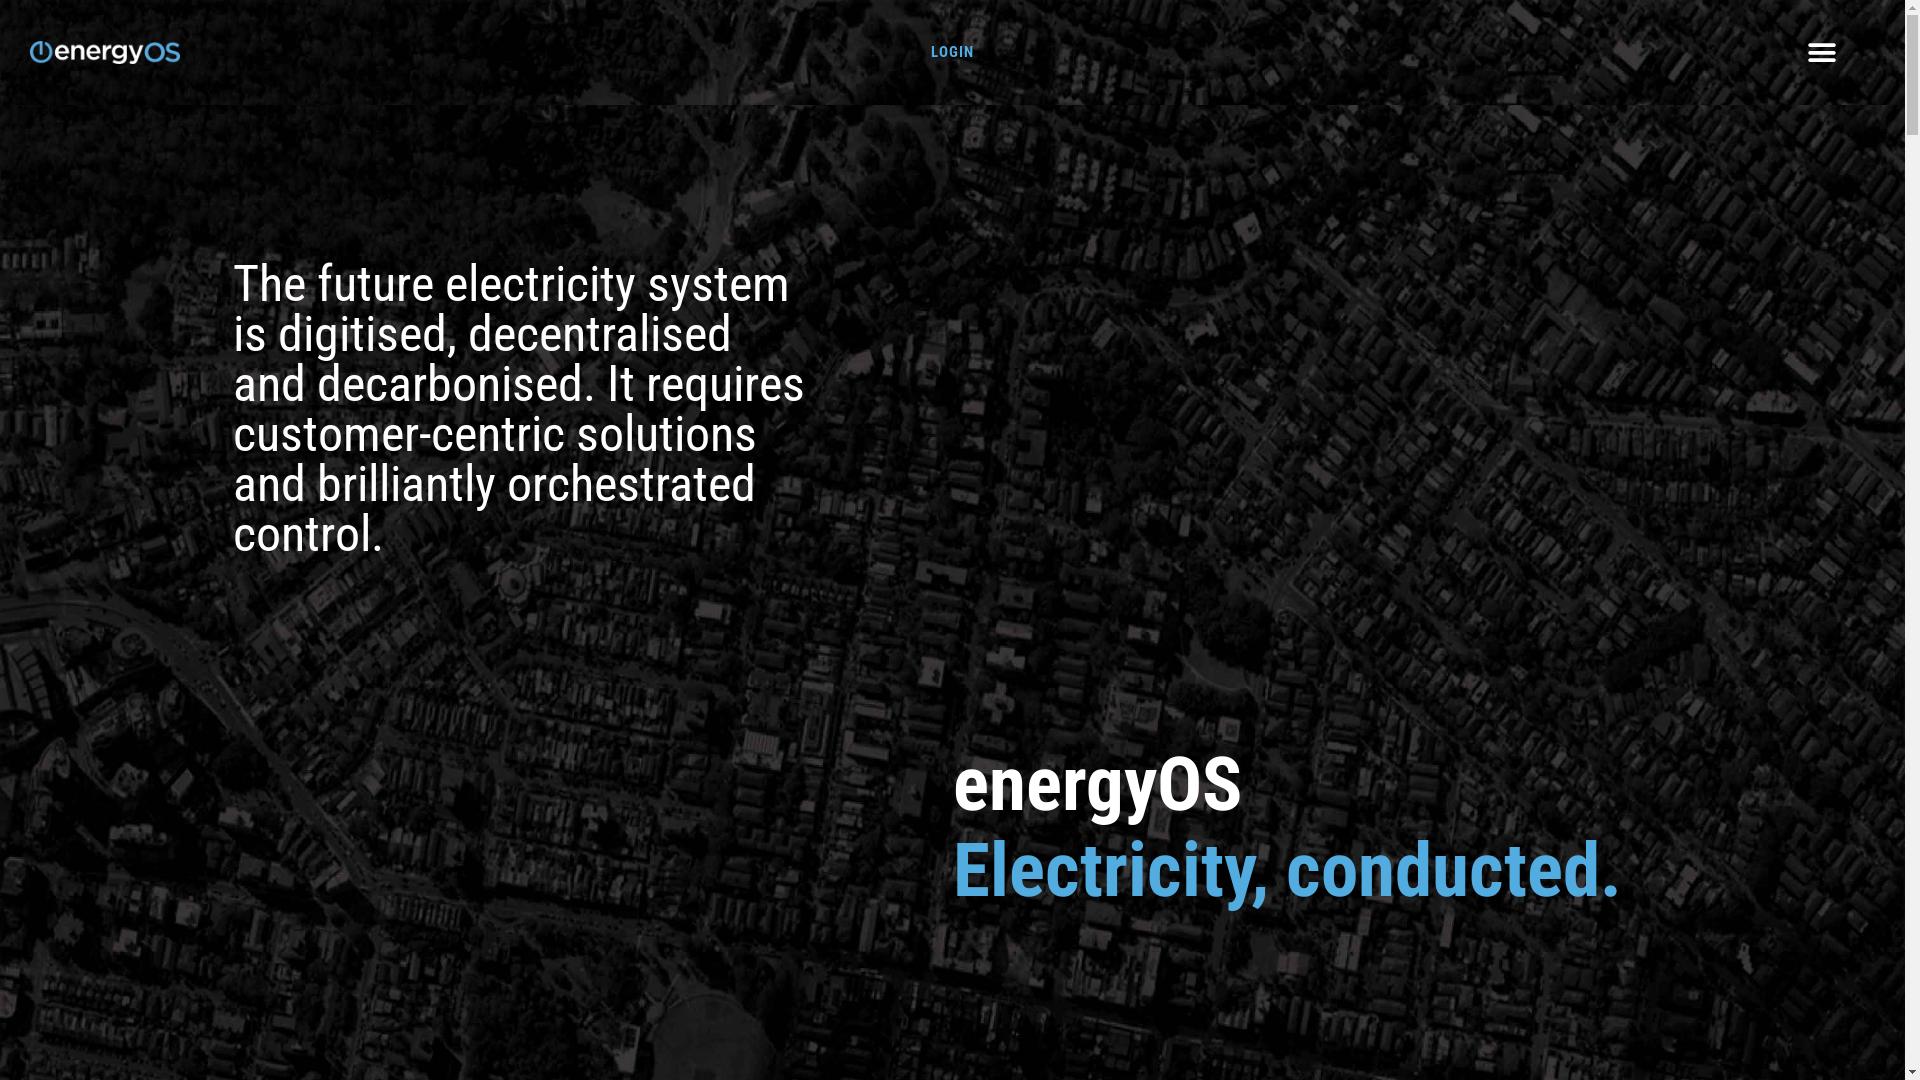  What do you see at coordinates (930, 50) in the screenshot?
I see `'LOGIN'` at bounding box center [930, 50].